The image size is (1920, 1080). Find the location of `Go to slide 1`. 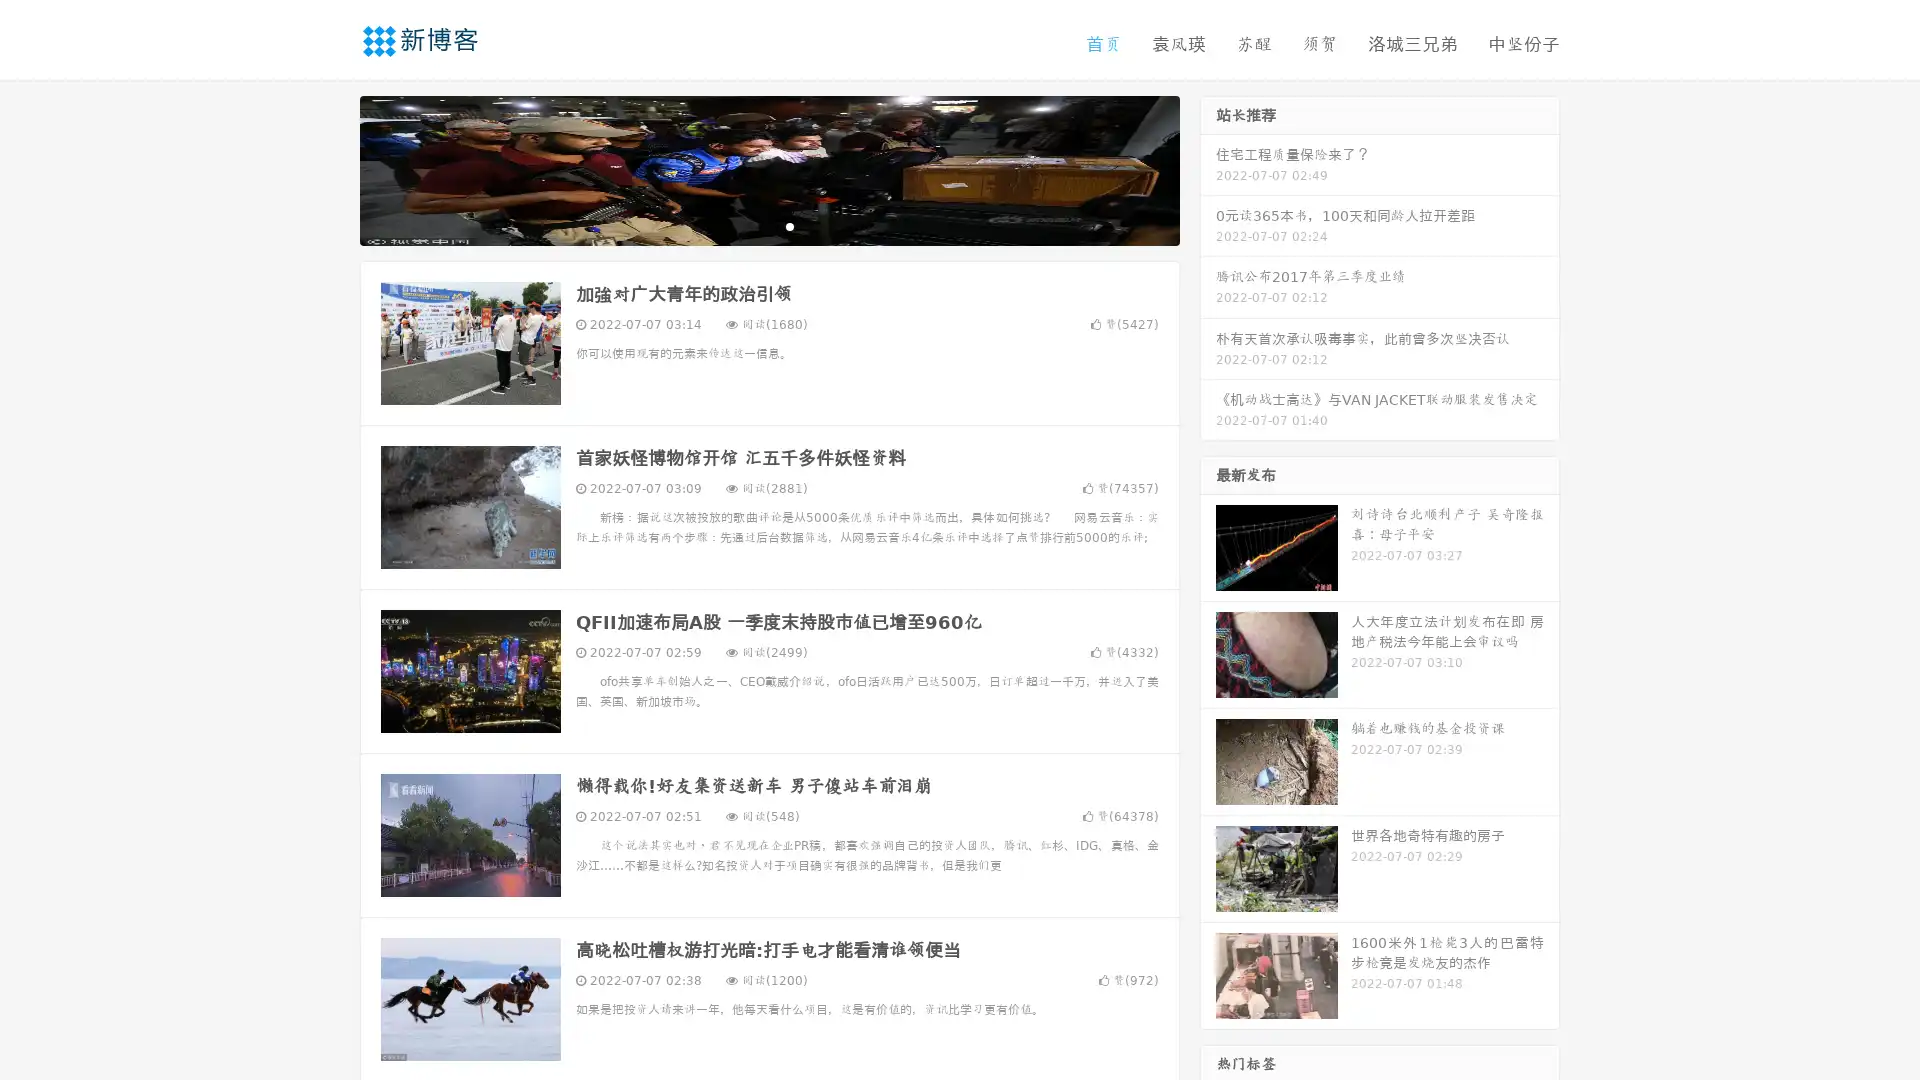

Go to slide 1 is located at coordinates (748, 225).